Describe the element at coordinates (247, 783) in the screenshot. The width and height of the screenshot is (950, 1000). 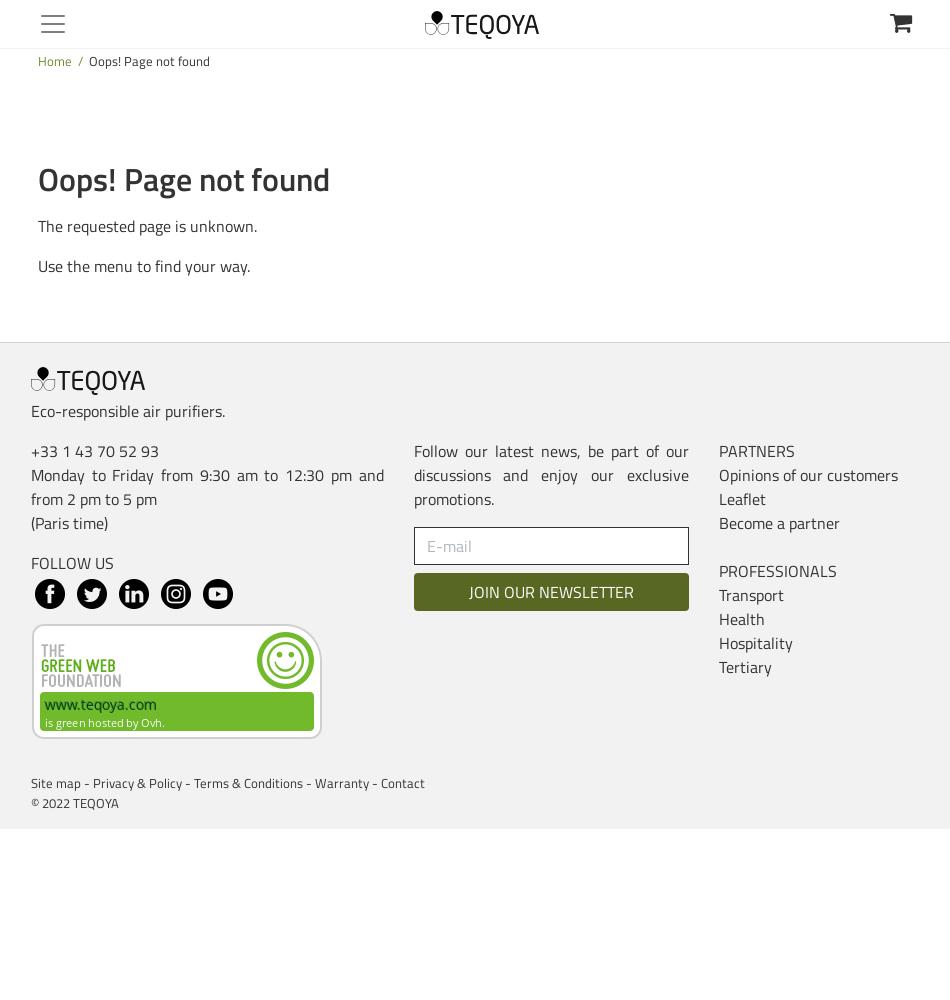
I see `'Terms & Conditions'` at that location.